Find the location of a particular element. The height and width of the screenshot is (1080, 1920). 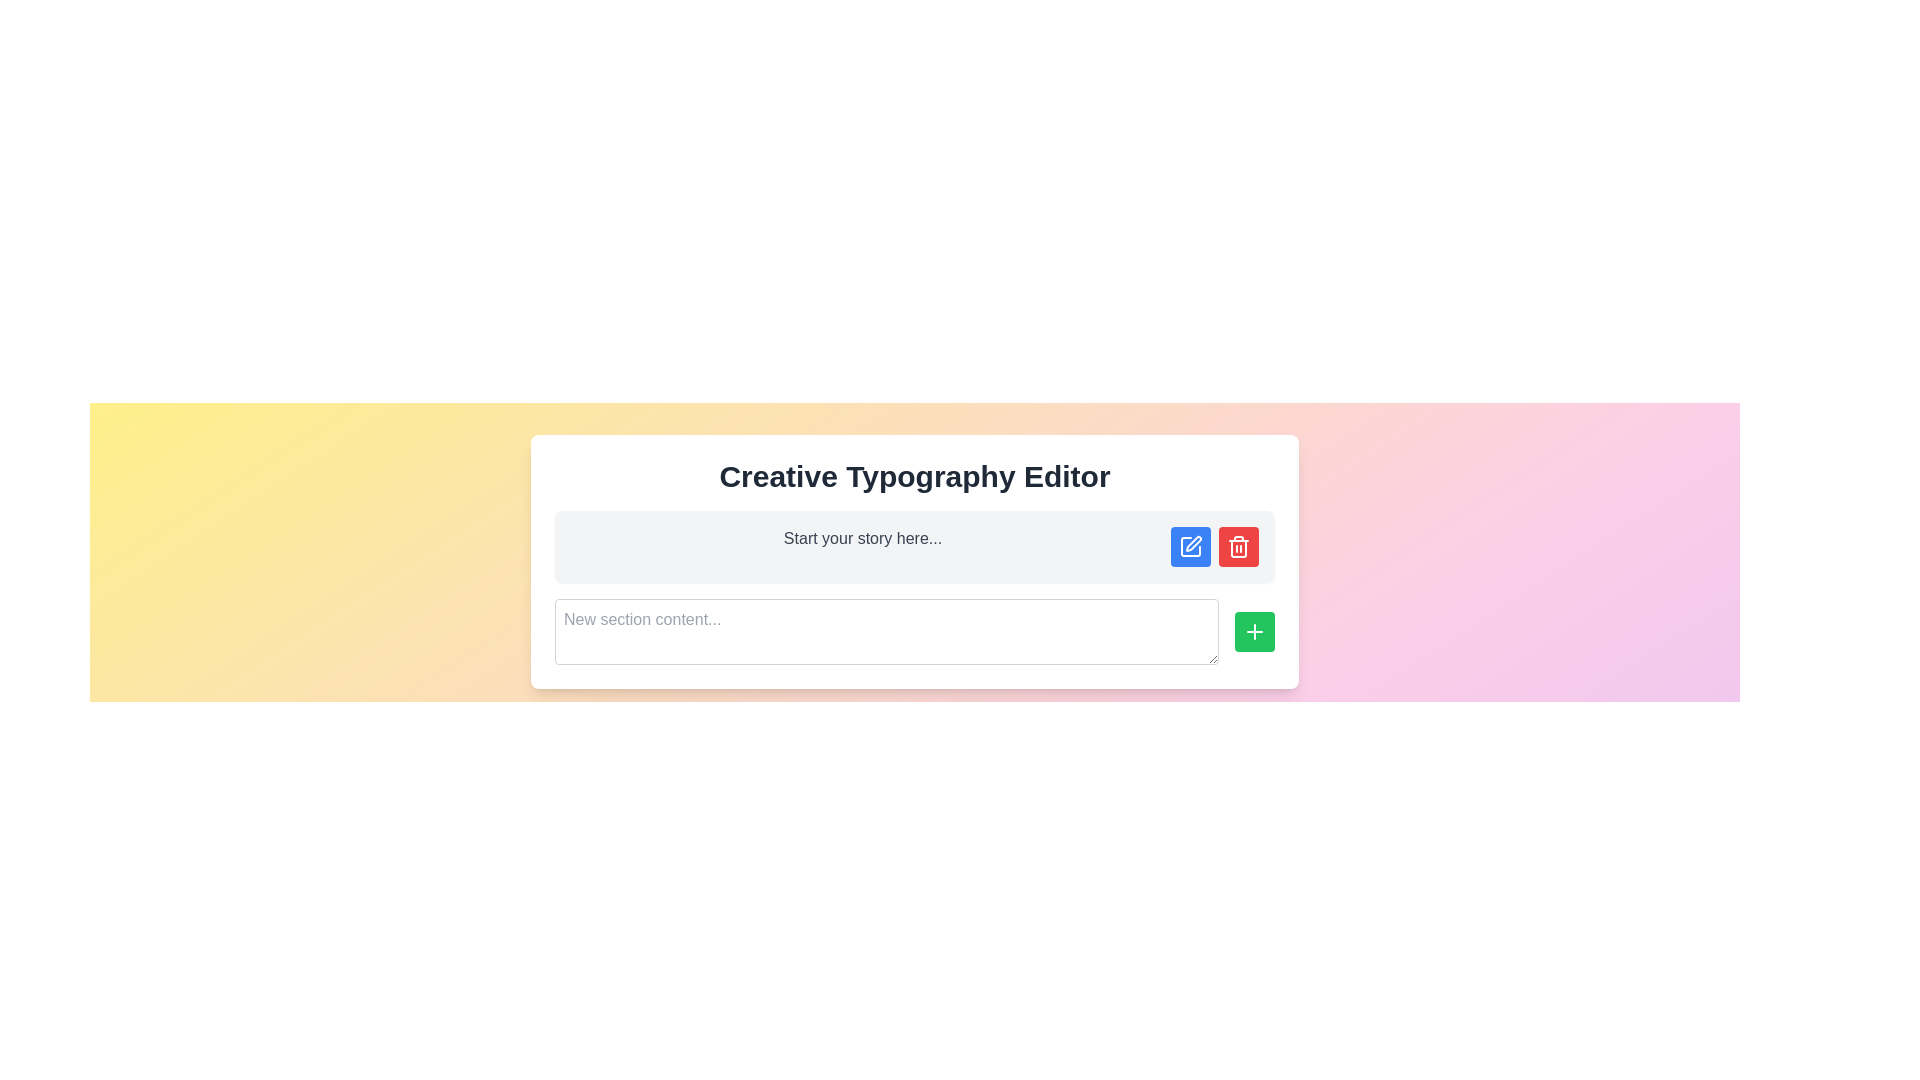

the text display field that shows the placeholder 'Start your story here...' in gray font, located in a pastel-themed editor interface is located at coordinates (863, 538).